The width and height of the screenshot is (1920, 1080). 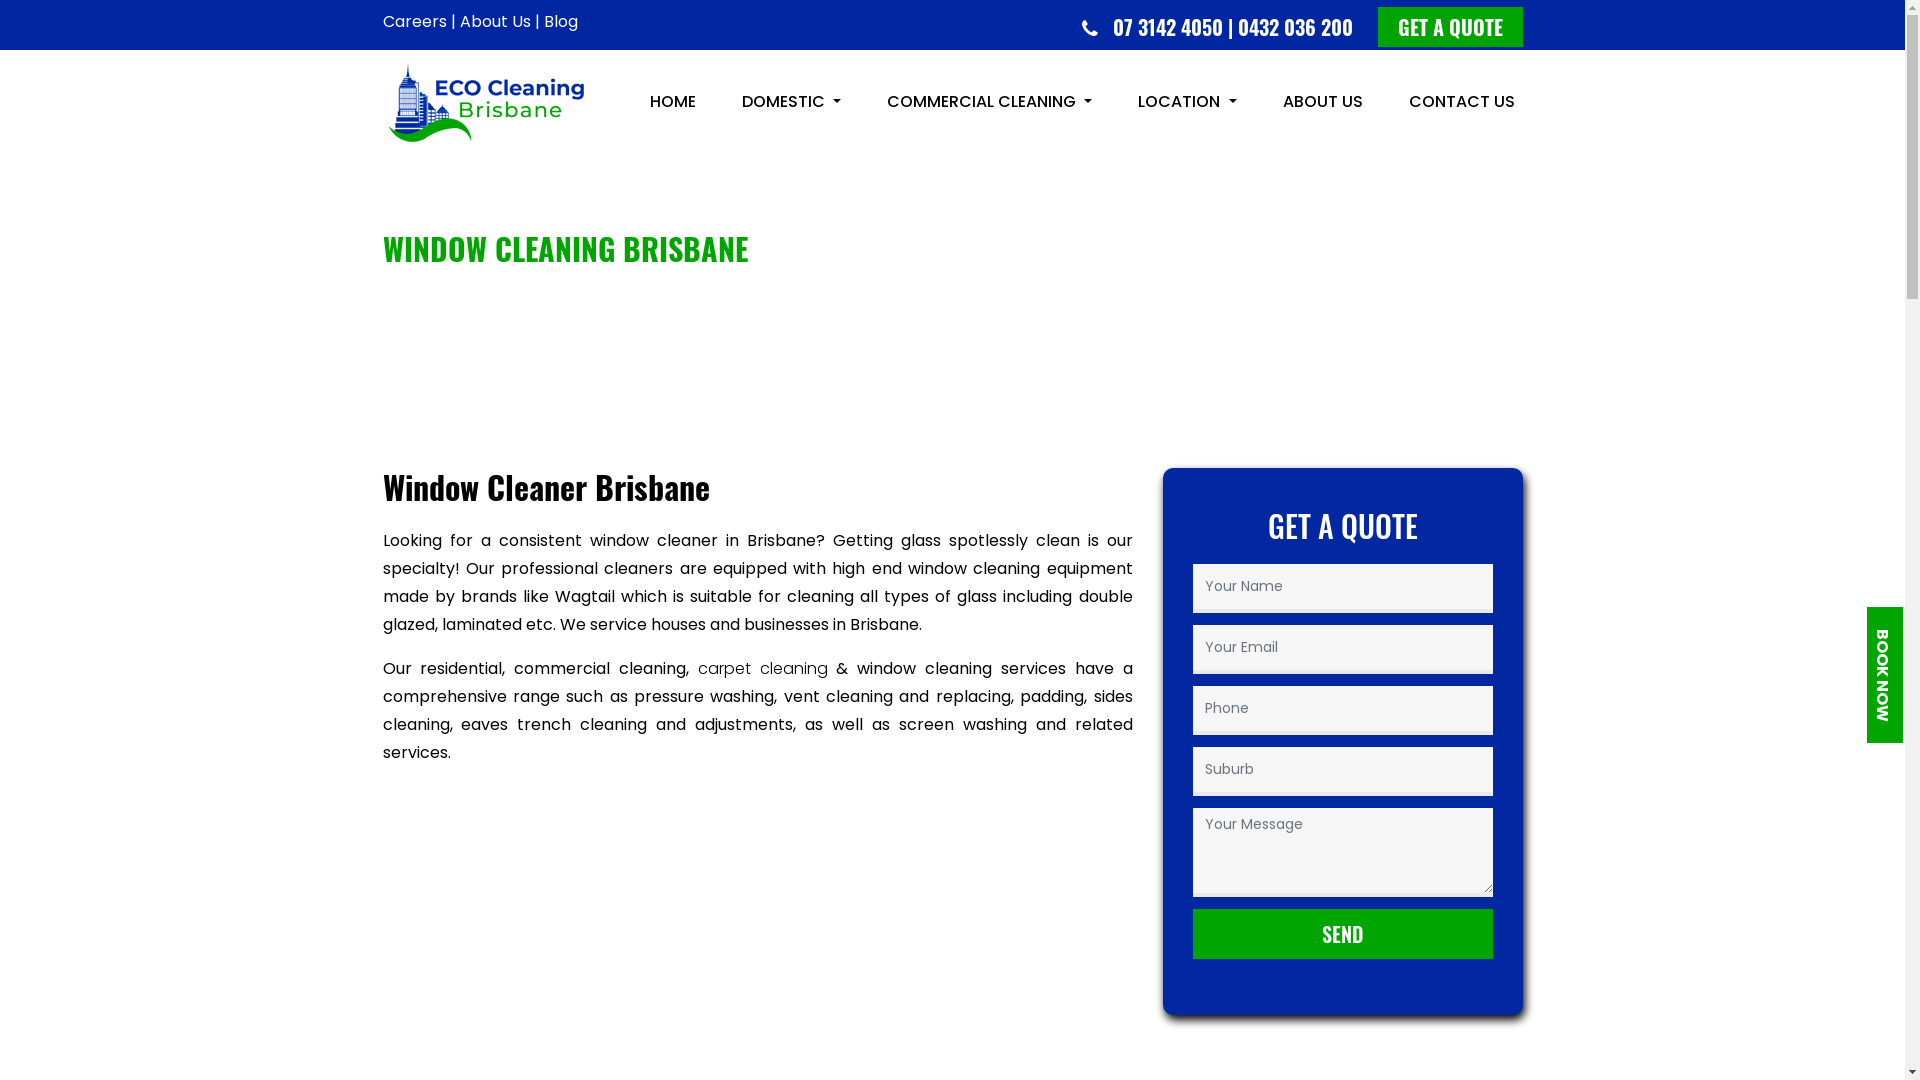 What do you see at coordinates (1342, 933) in the screenshot?
I see `'SEND'` at bounding box center [1342, 933].